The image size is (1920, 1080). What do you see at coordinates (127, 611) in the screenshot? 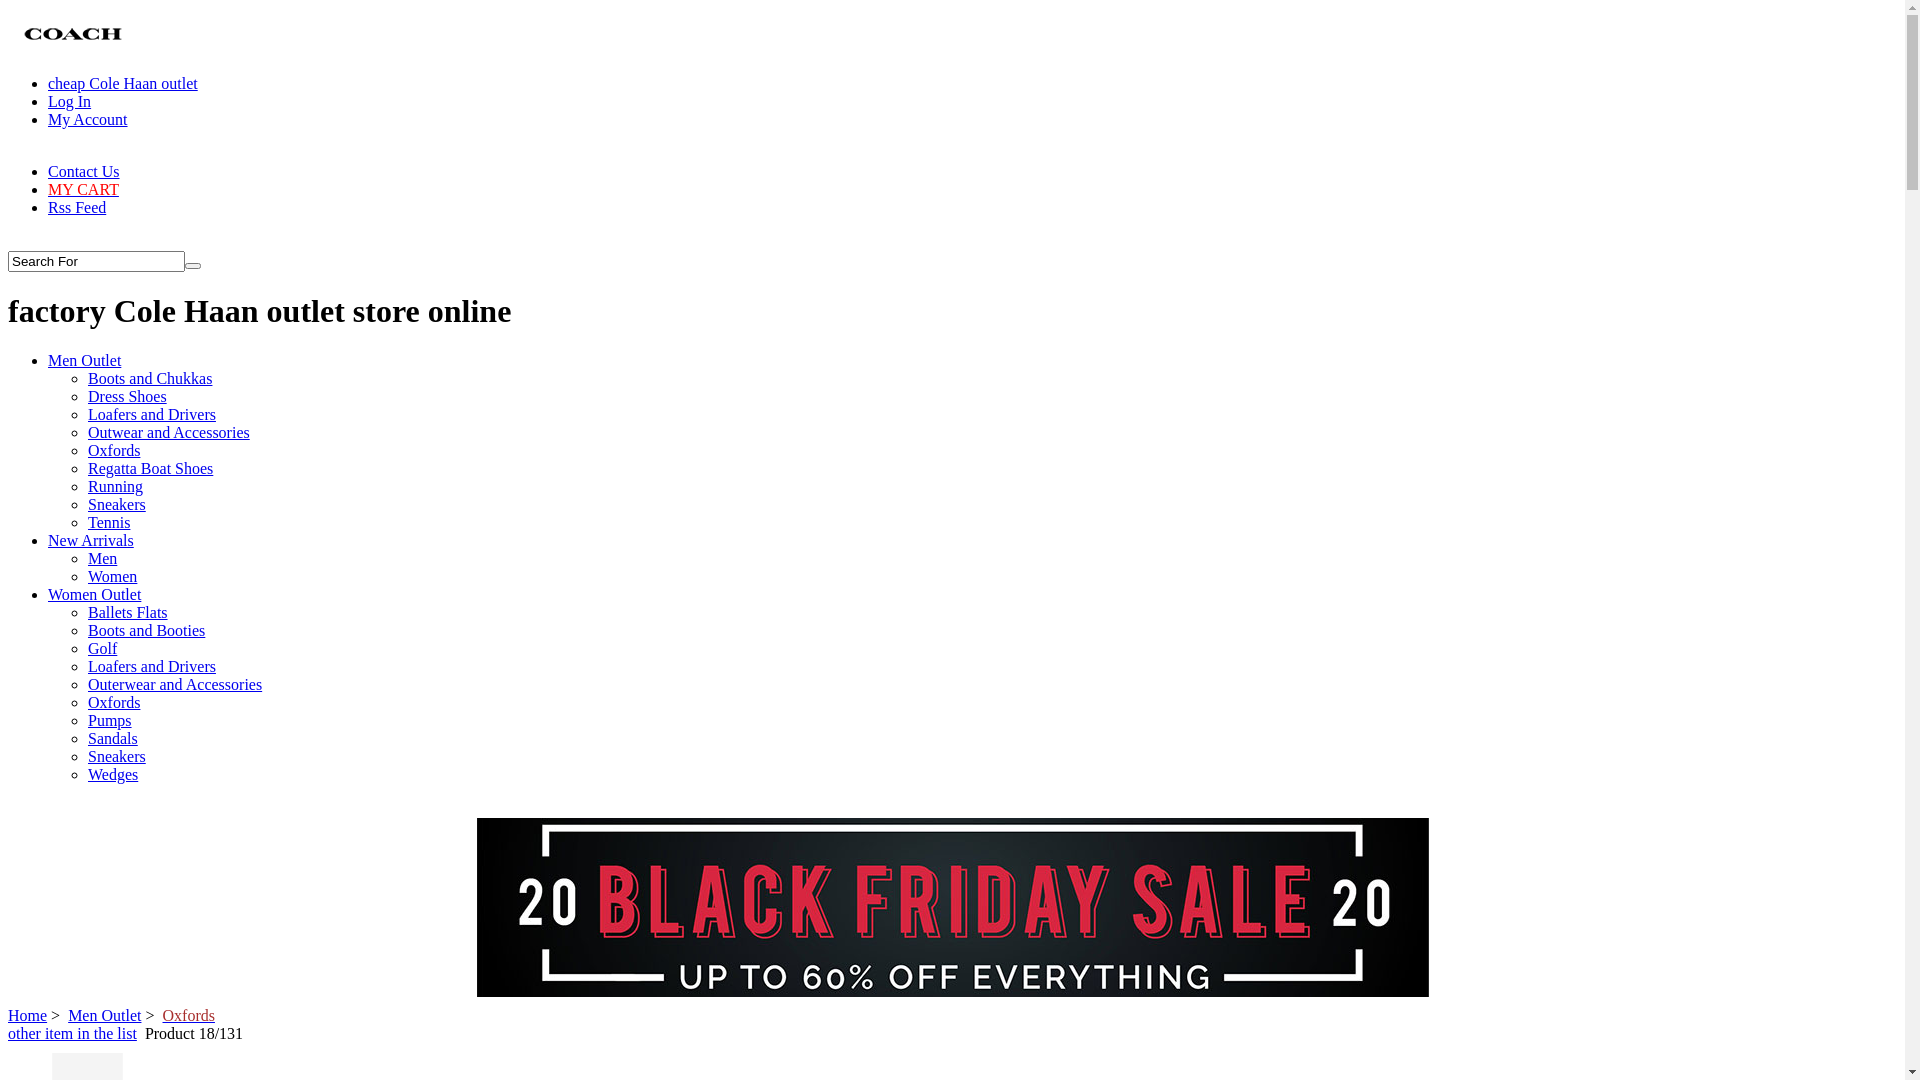
I see `'Ballets Flats'` at bounding box center [127, 611].